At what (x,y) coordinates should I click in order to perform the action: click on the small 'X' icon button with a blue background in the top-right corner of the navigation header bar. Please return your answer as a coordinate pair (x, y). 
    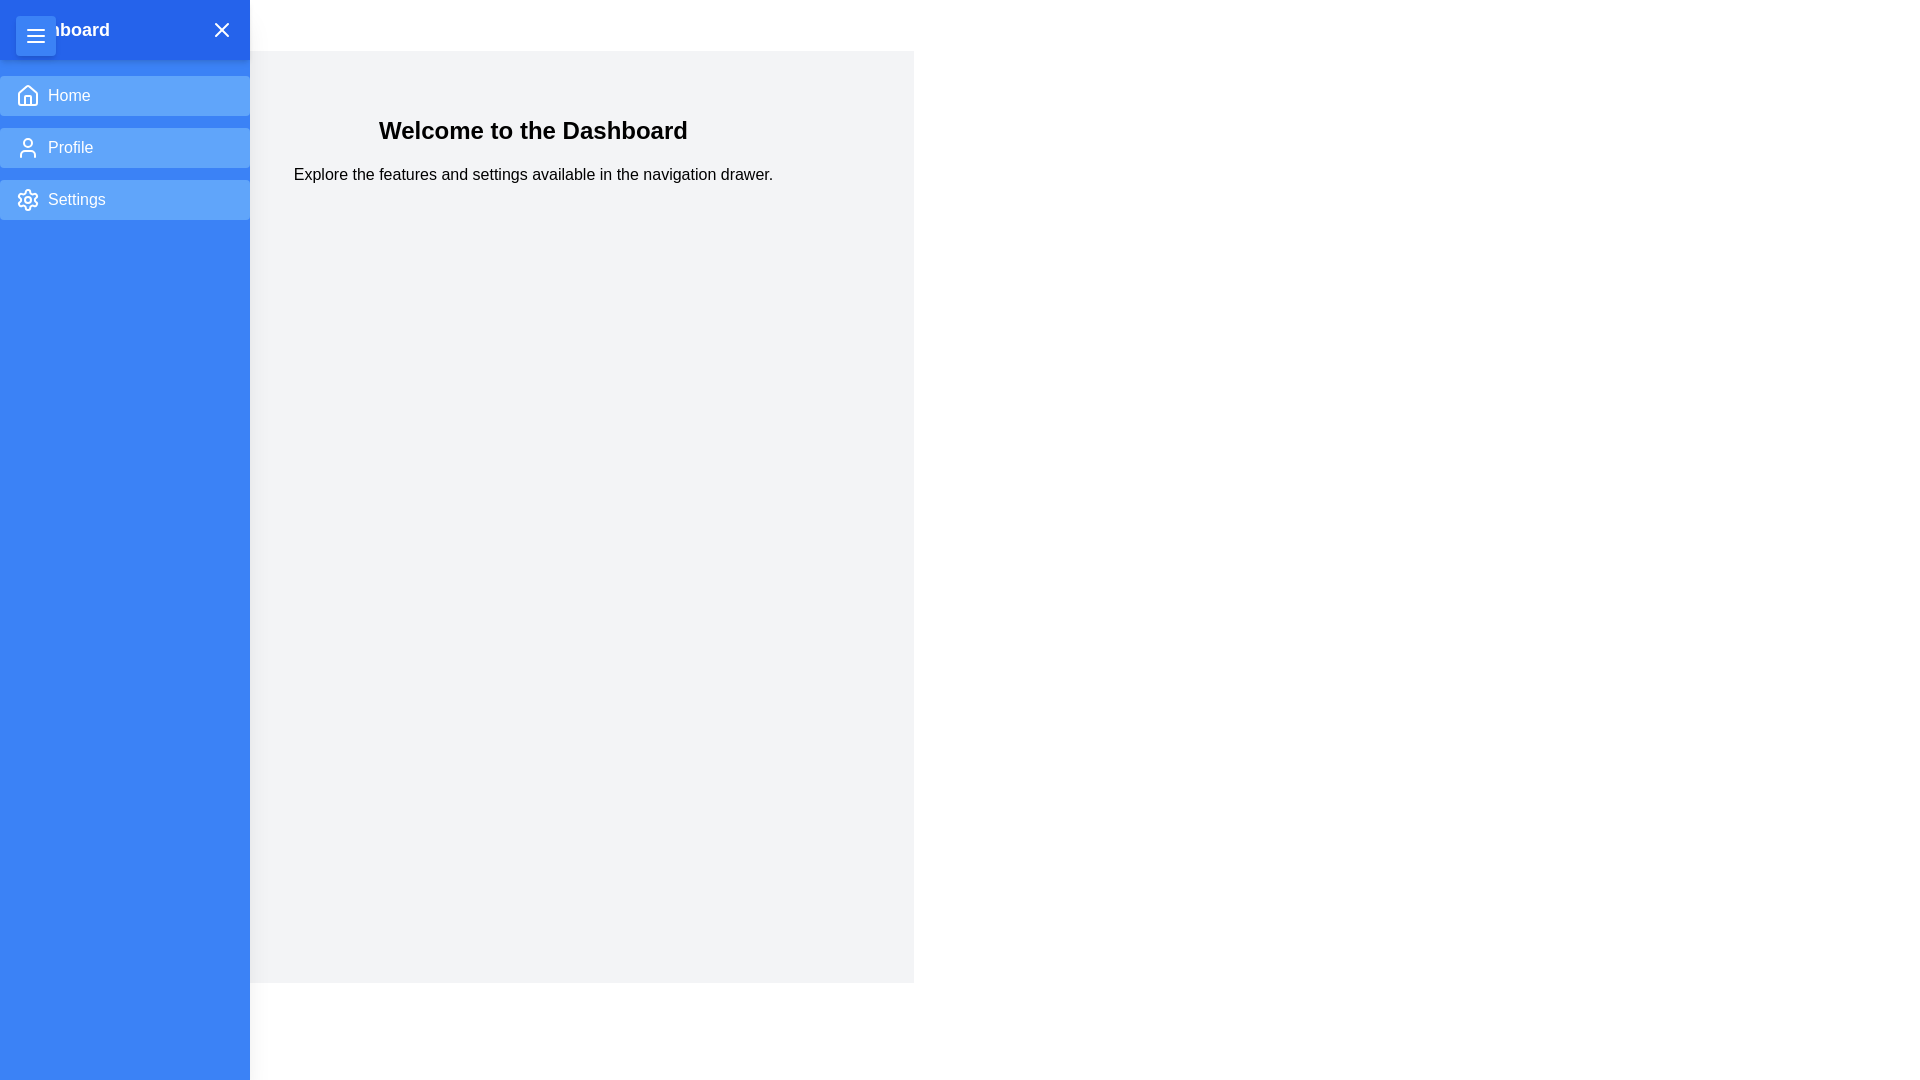
    Looking at the image, I should click on (221, 30).